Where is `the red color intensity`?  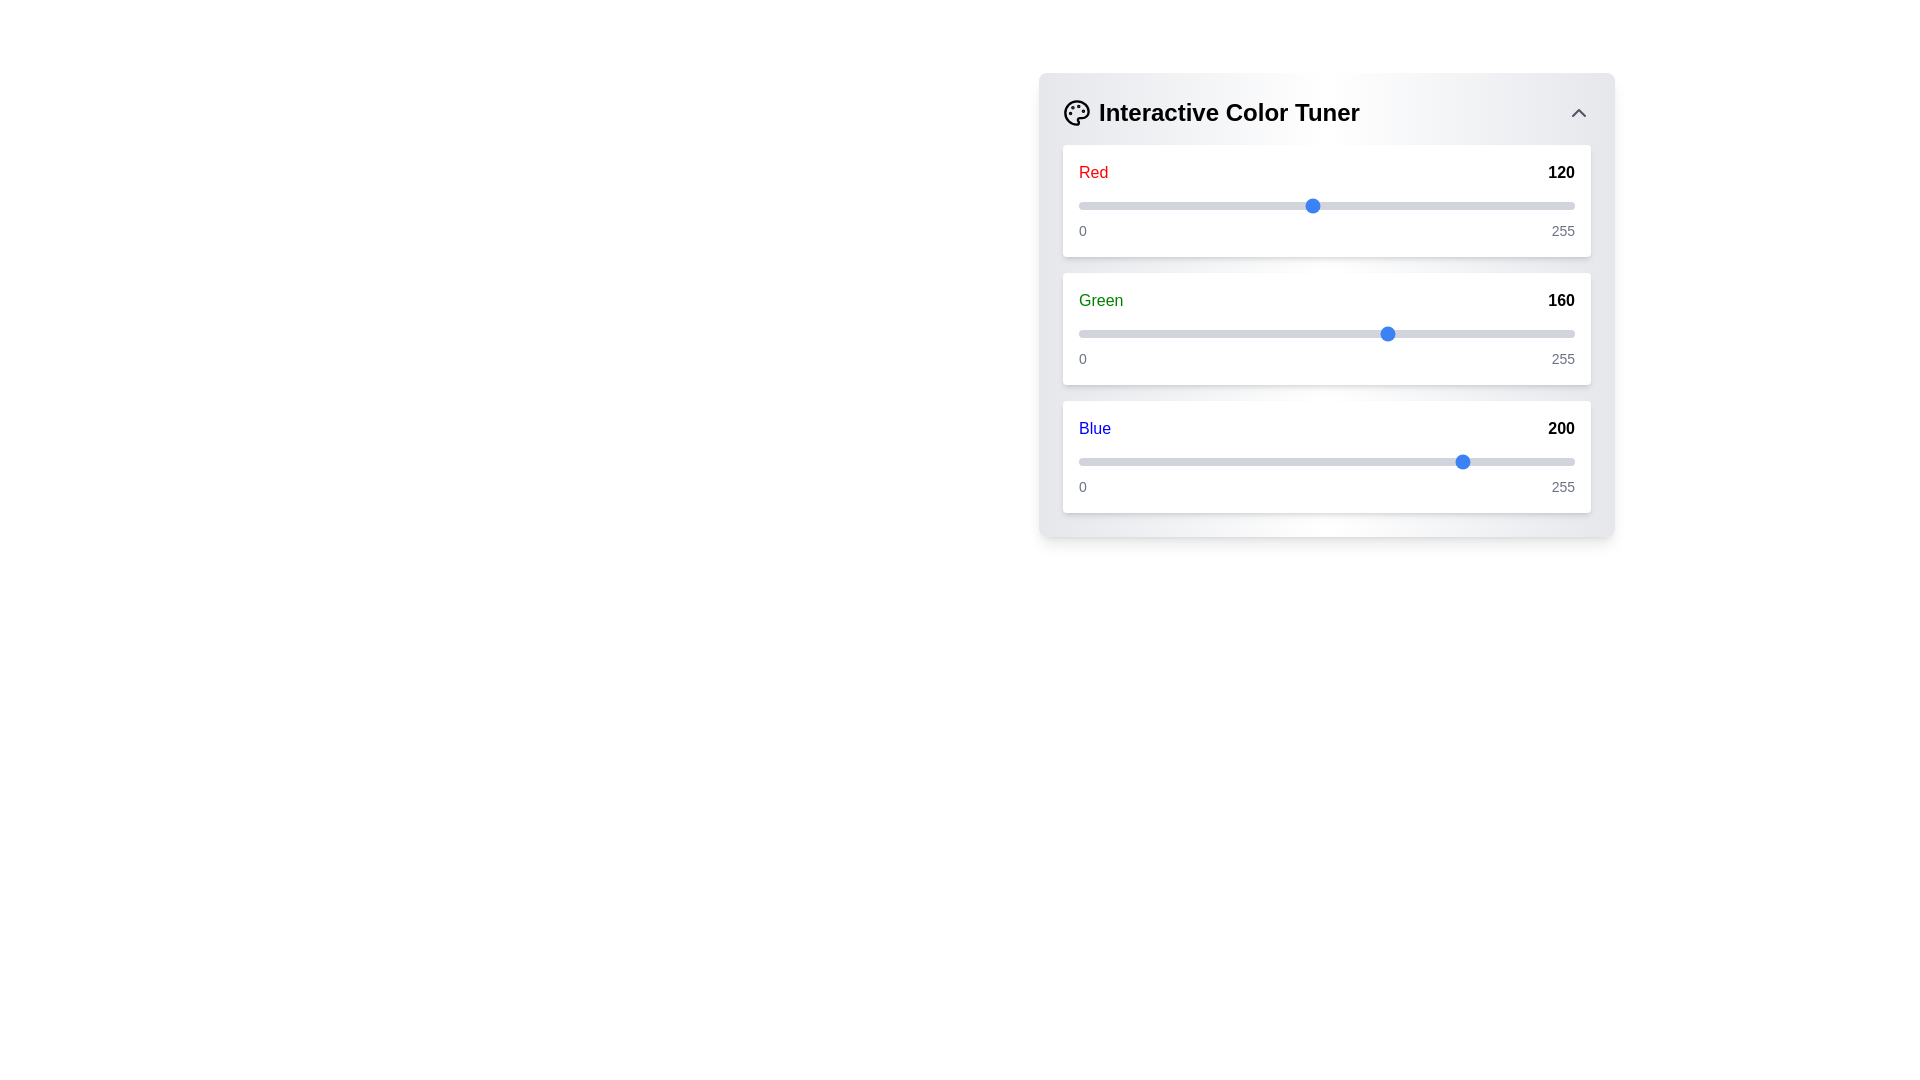
the red color intensity is located at coordinates (1229, 205).